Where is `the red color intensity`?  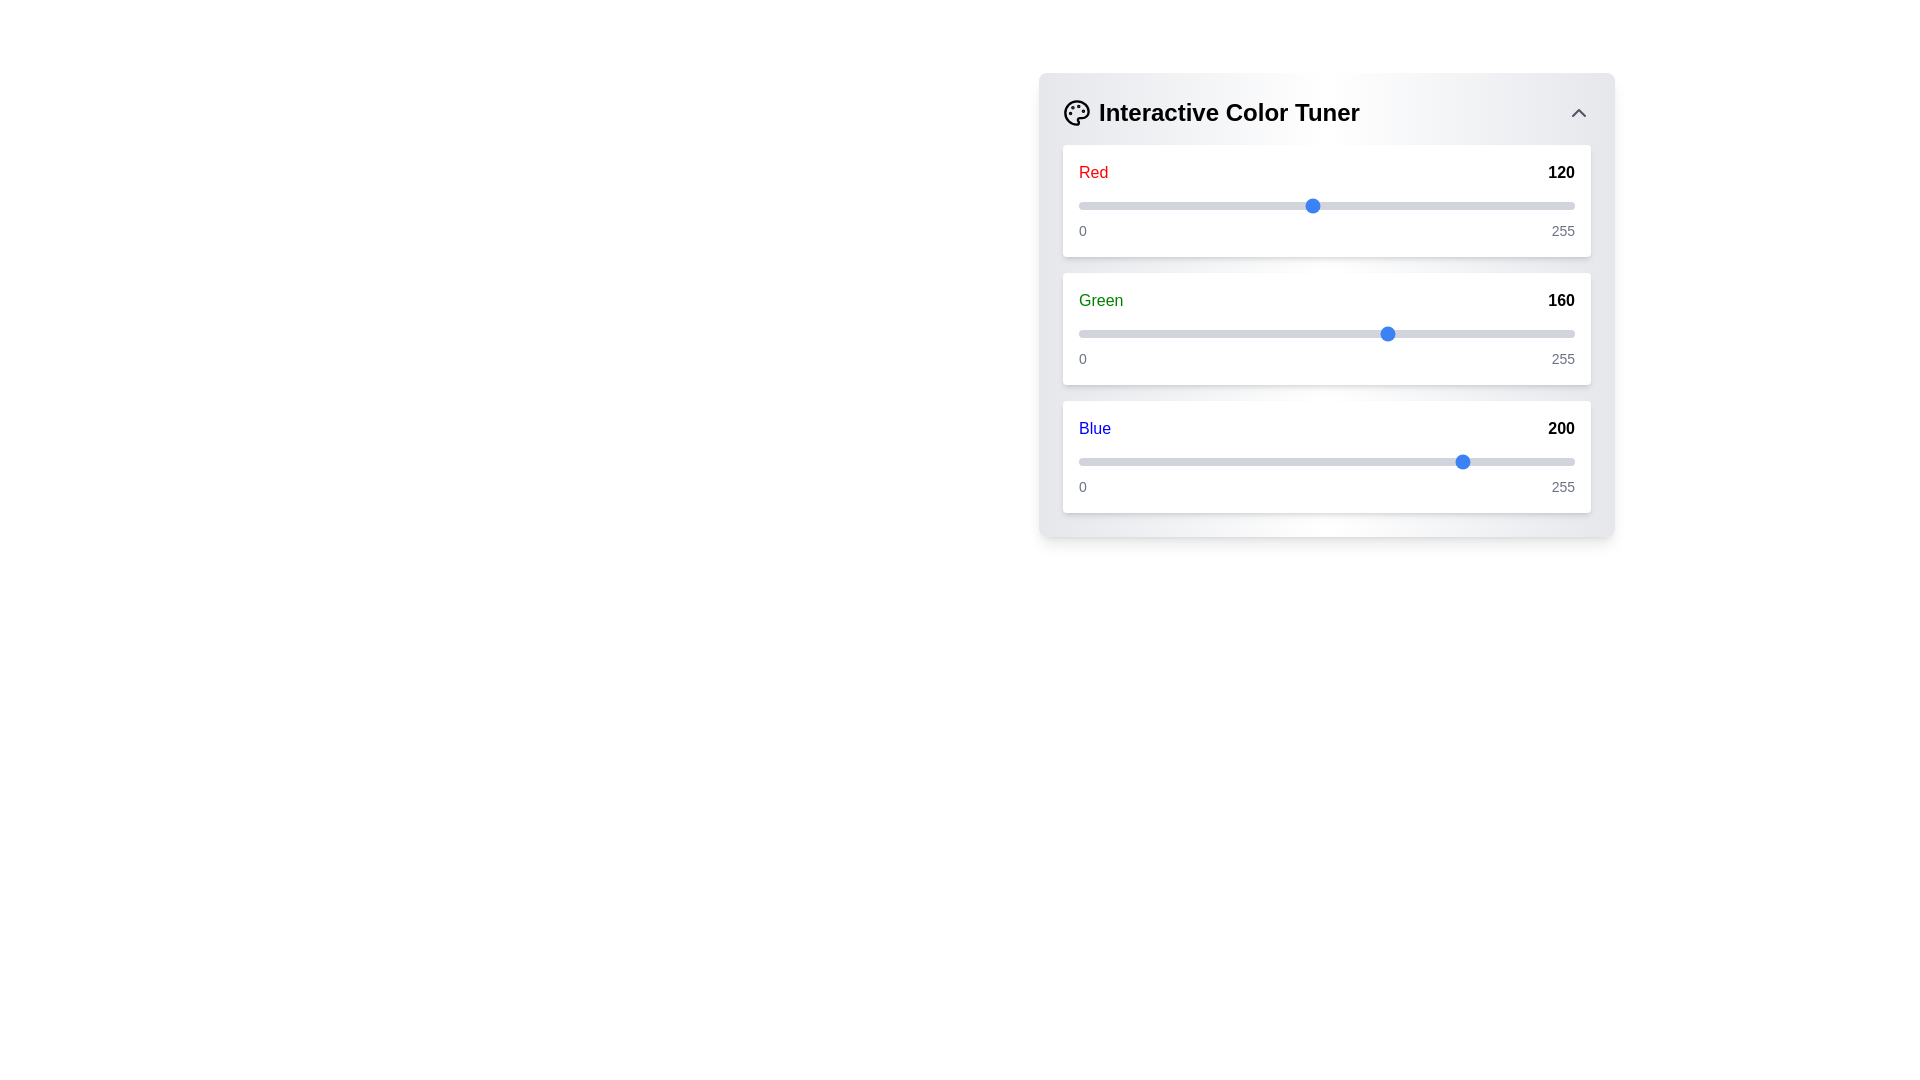
the red color intensity is located at coordinates (1229, 205).